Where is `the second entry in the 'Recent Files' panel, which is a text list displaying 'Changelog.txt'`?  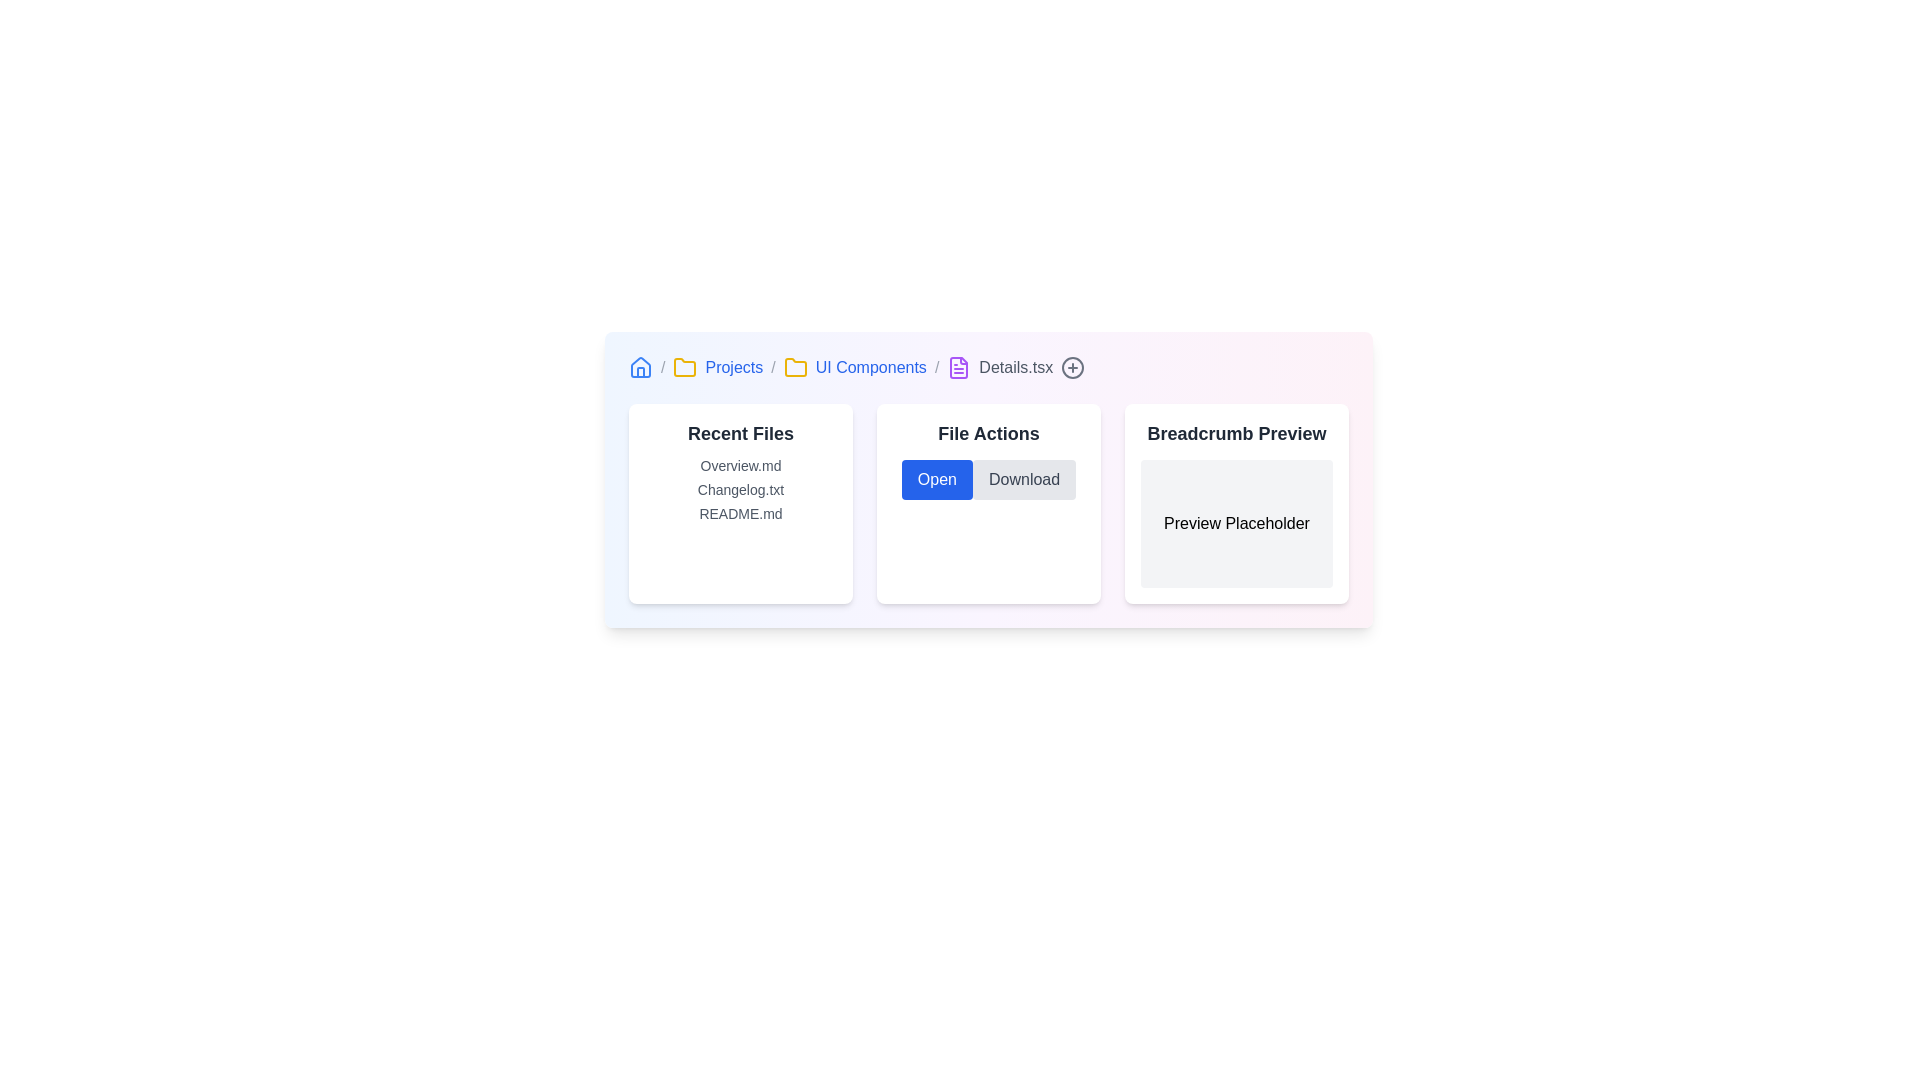
the second entry in the 'Recent Files' panel, which is a text list displaying 'Changelog.txt' is located at coordinates (739, 489).